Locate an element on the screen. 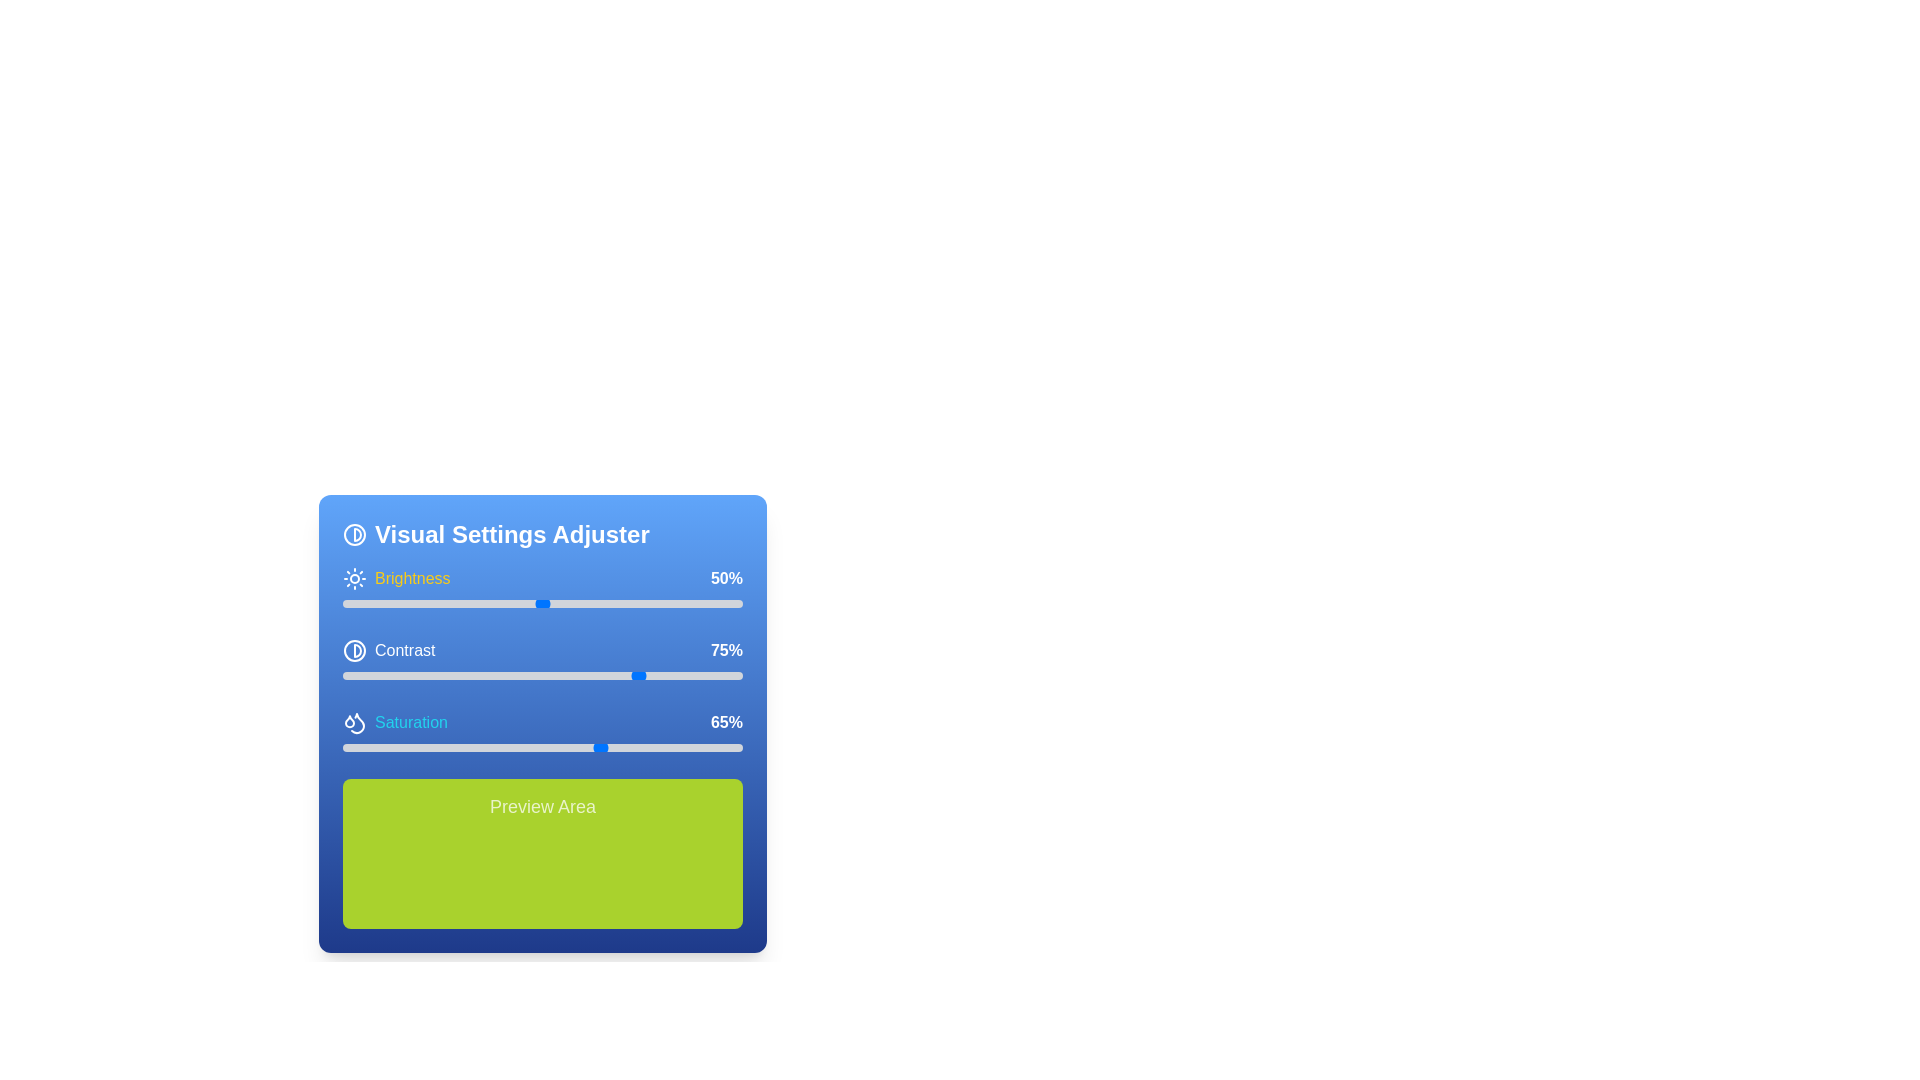 Image resolution: width=1920 pixels, height=1080 pixels. the 'Saturation' label which is light blue and is located next to a droplet icon on a blue background is located at coordinates (395, 722).